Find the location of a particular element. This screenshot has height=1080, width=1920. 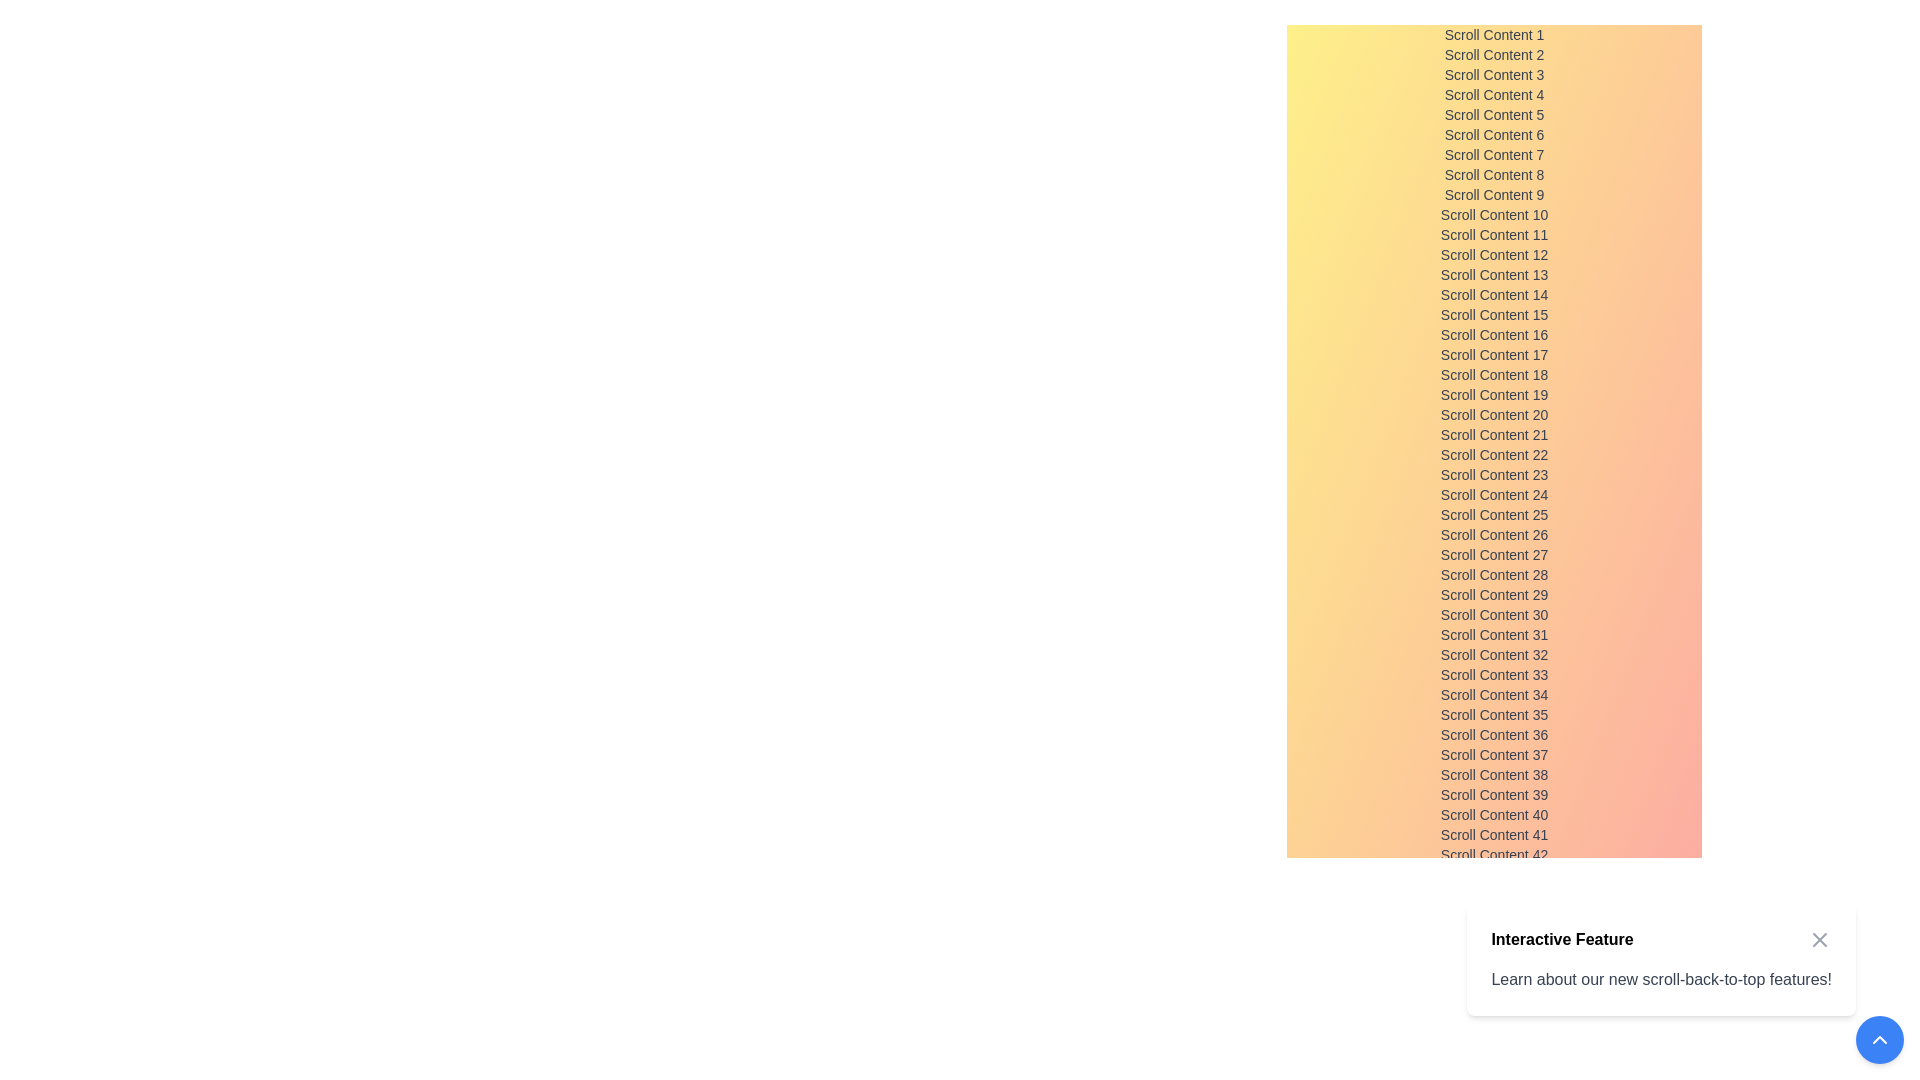

the text entry displaying 'Scroll Content 19', which is styled with gray text and positioned centrally in a vertical list of items is located at coordinates (1494, 394).